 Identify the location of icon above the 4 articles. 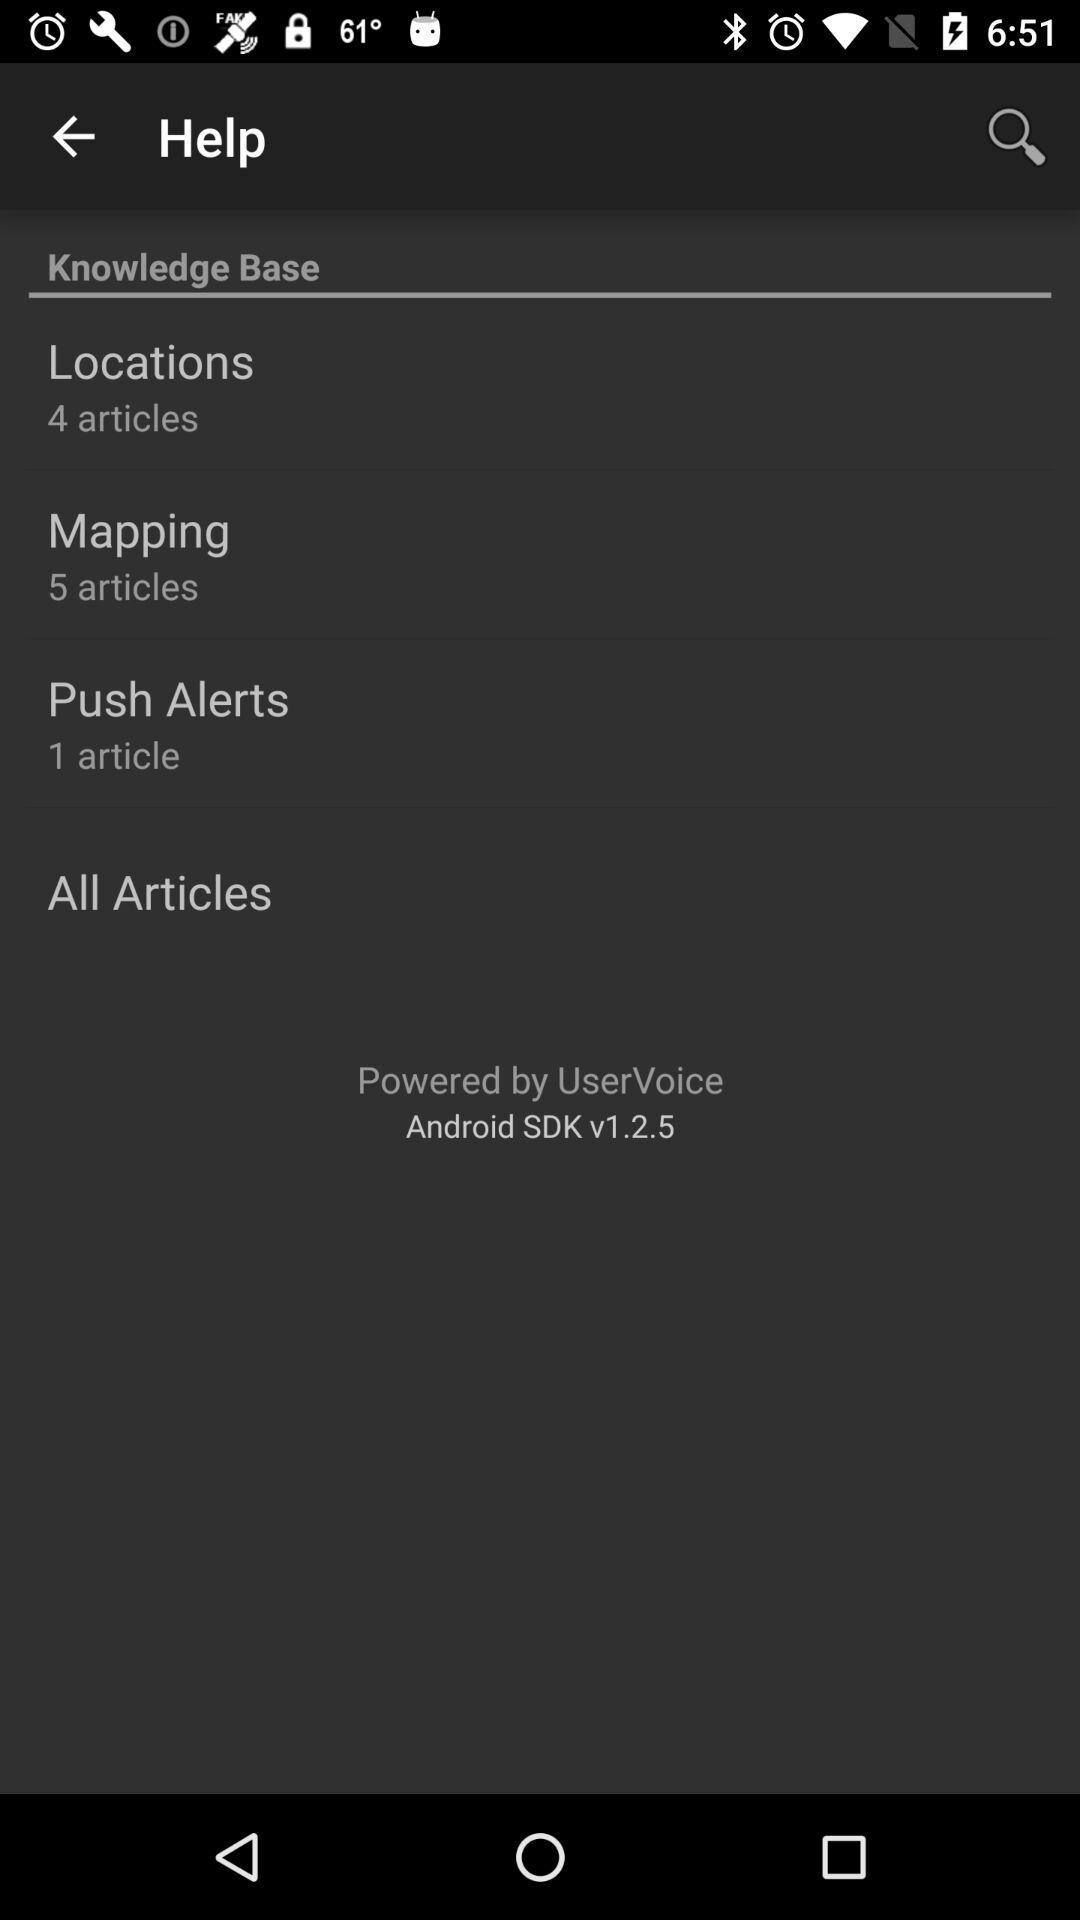
(149, 360).